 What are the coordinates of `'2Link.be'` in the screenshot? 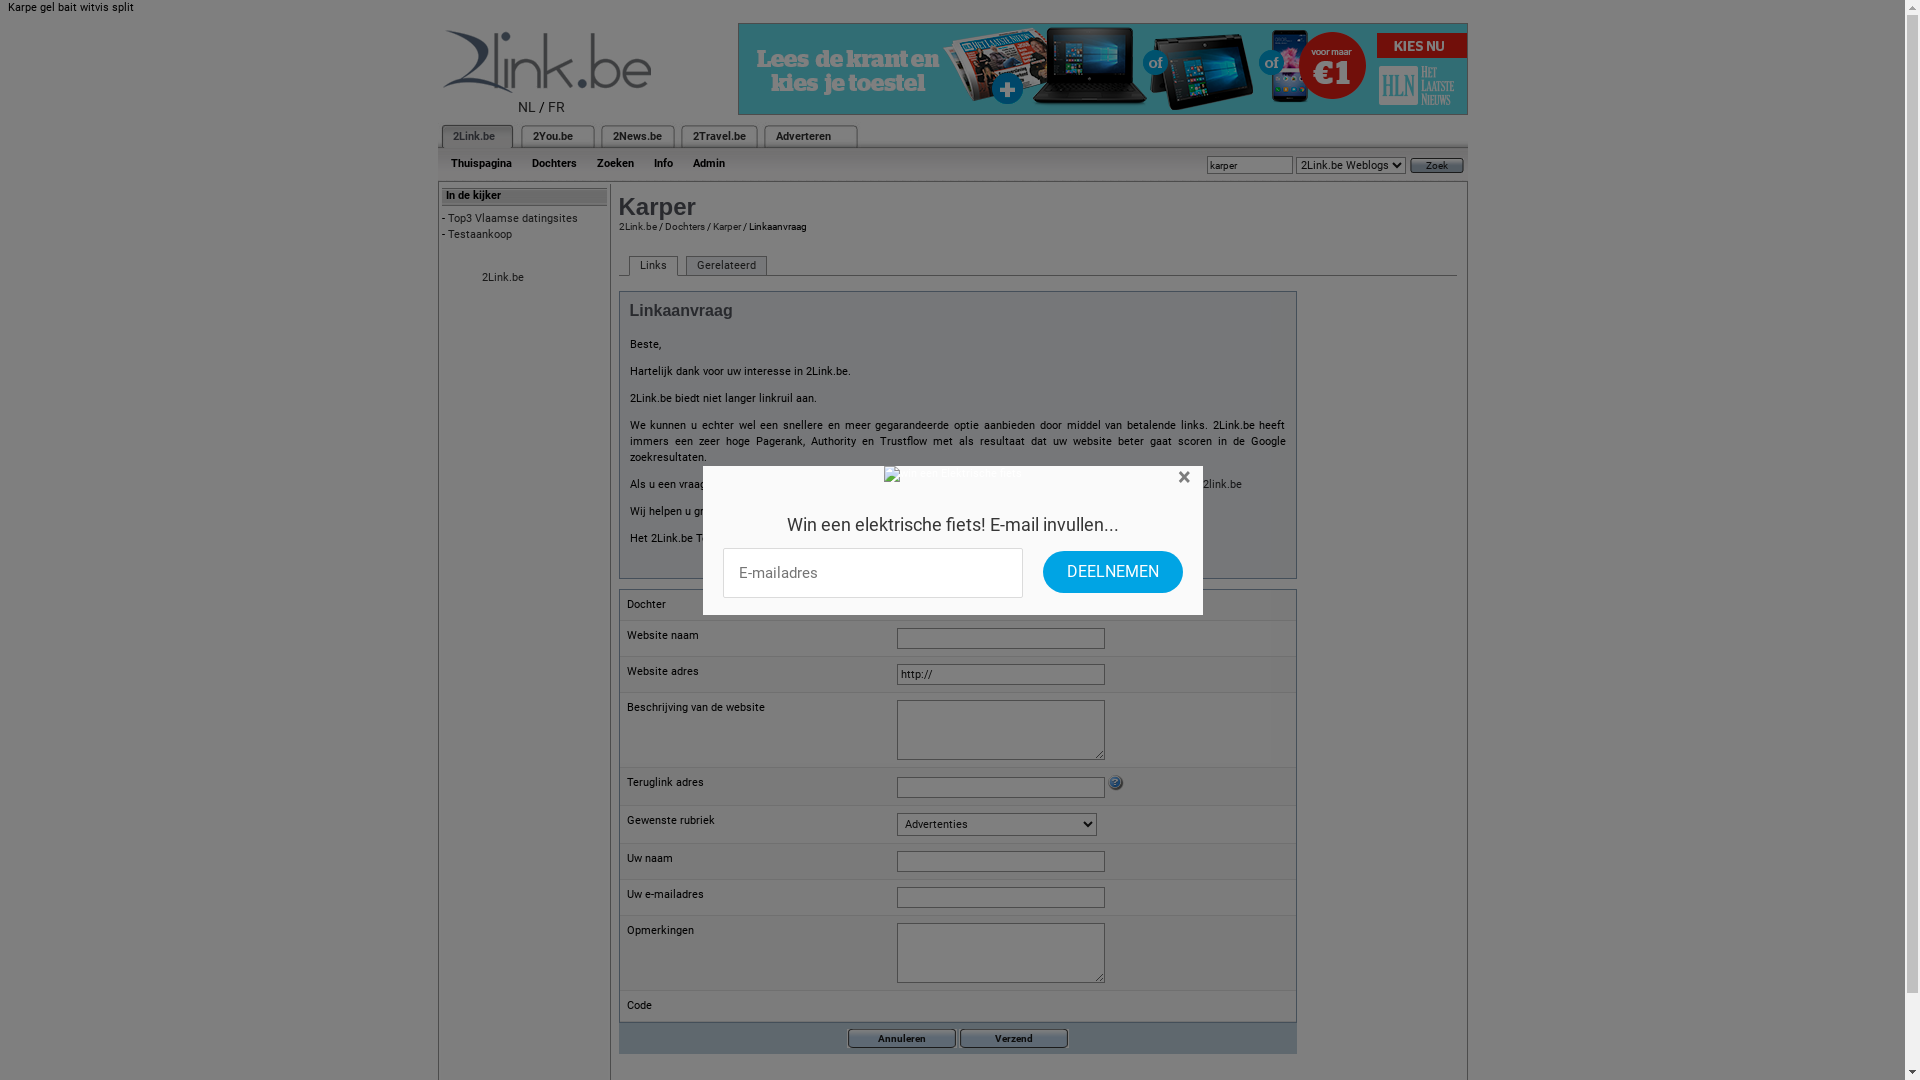 It's located at (636, 225).